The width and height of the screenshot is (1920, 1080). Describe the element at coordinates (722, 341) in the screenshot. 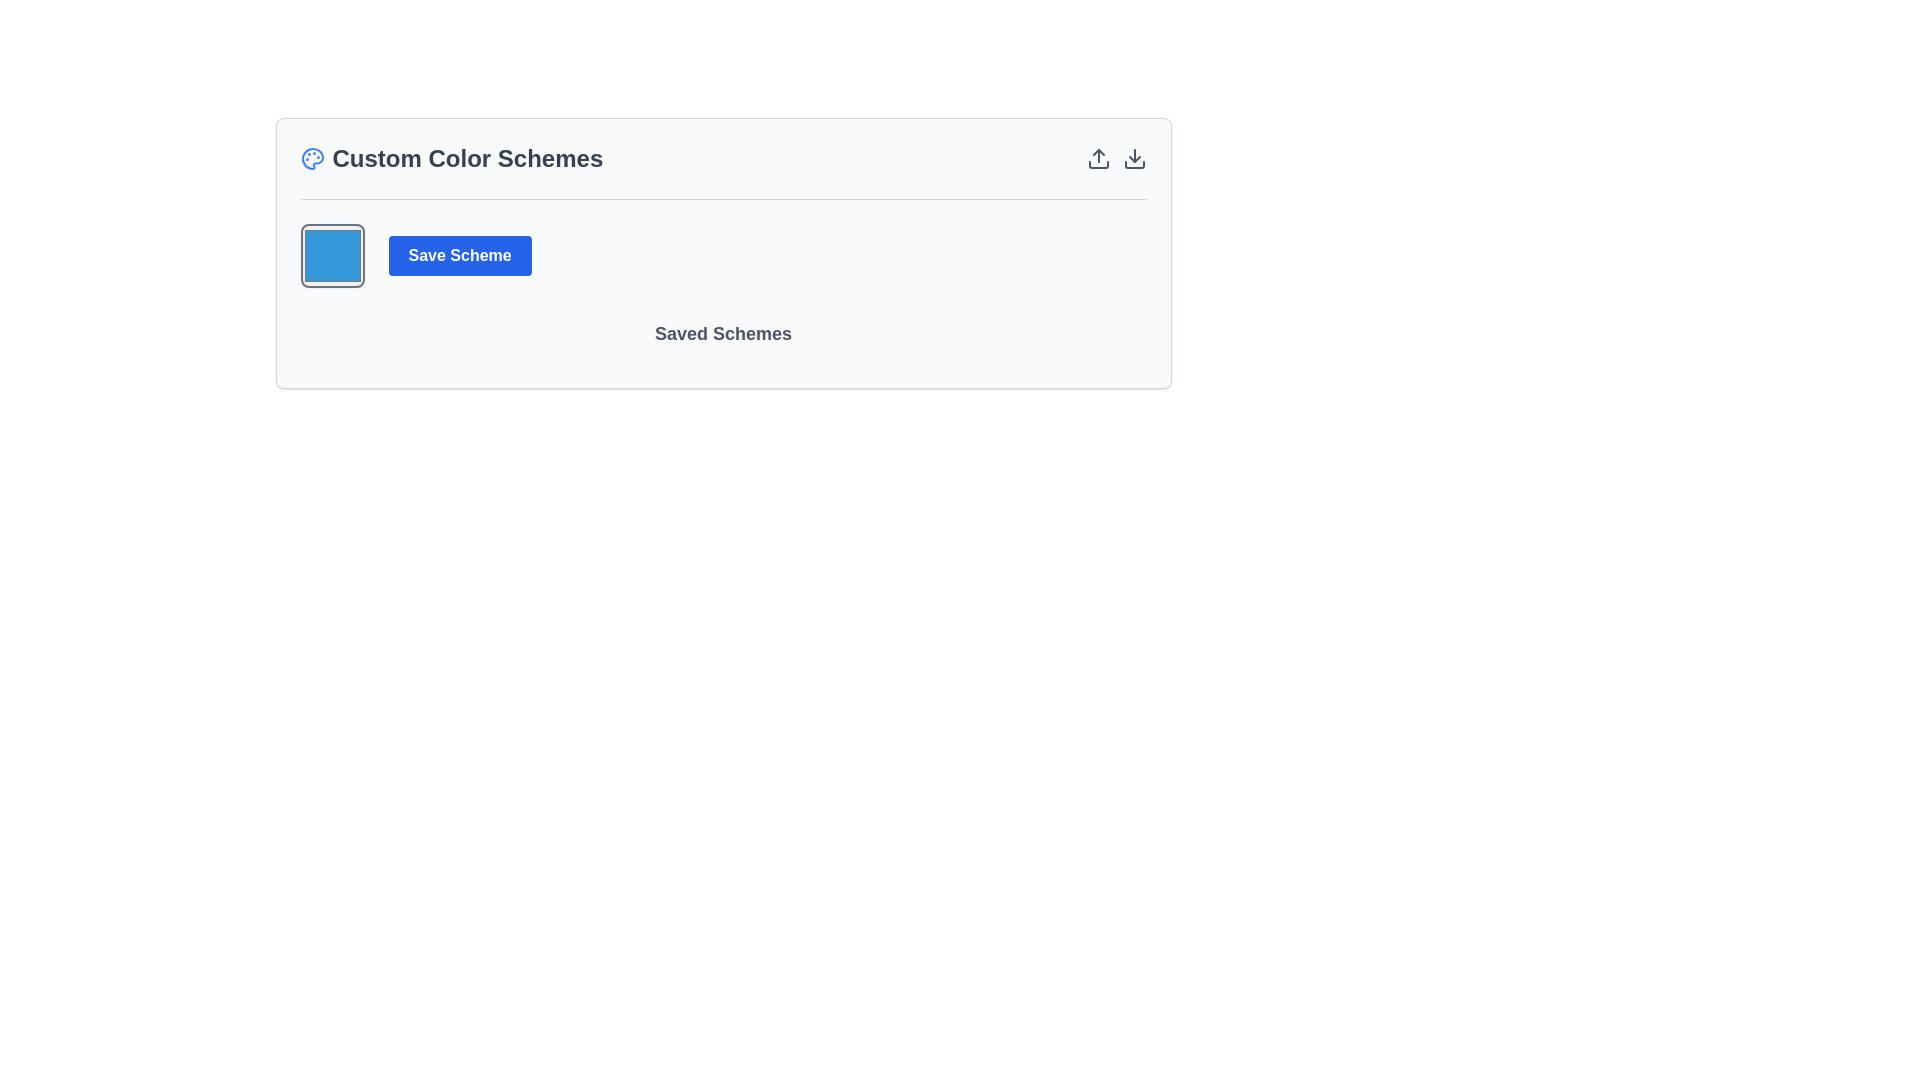

I see `the text label 'Saved Schemes', which is a bold heading located beneath the 'Save Scheme' button in the card layout` at that location.